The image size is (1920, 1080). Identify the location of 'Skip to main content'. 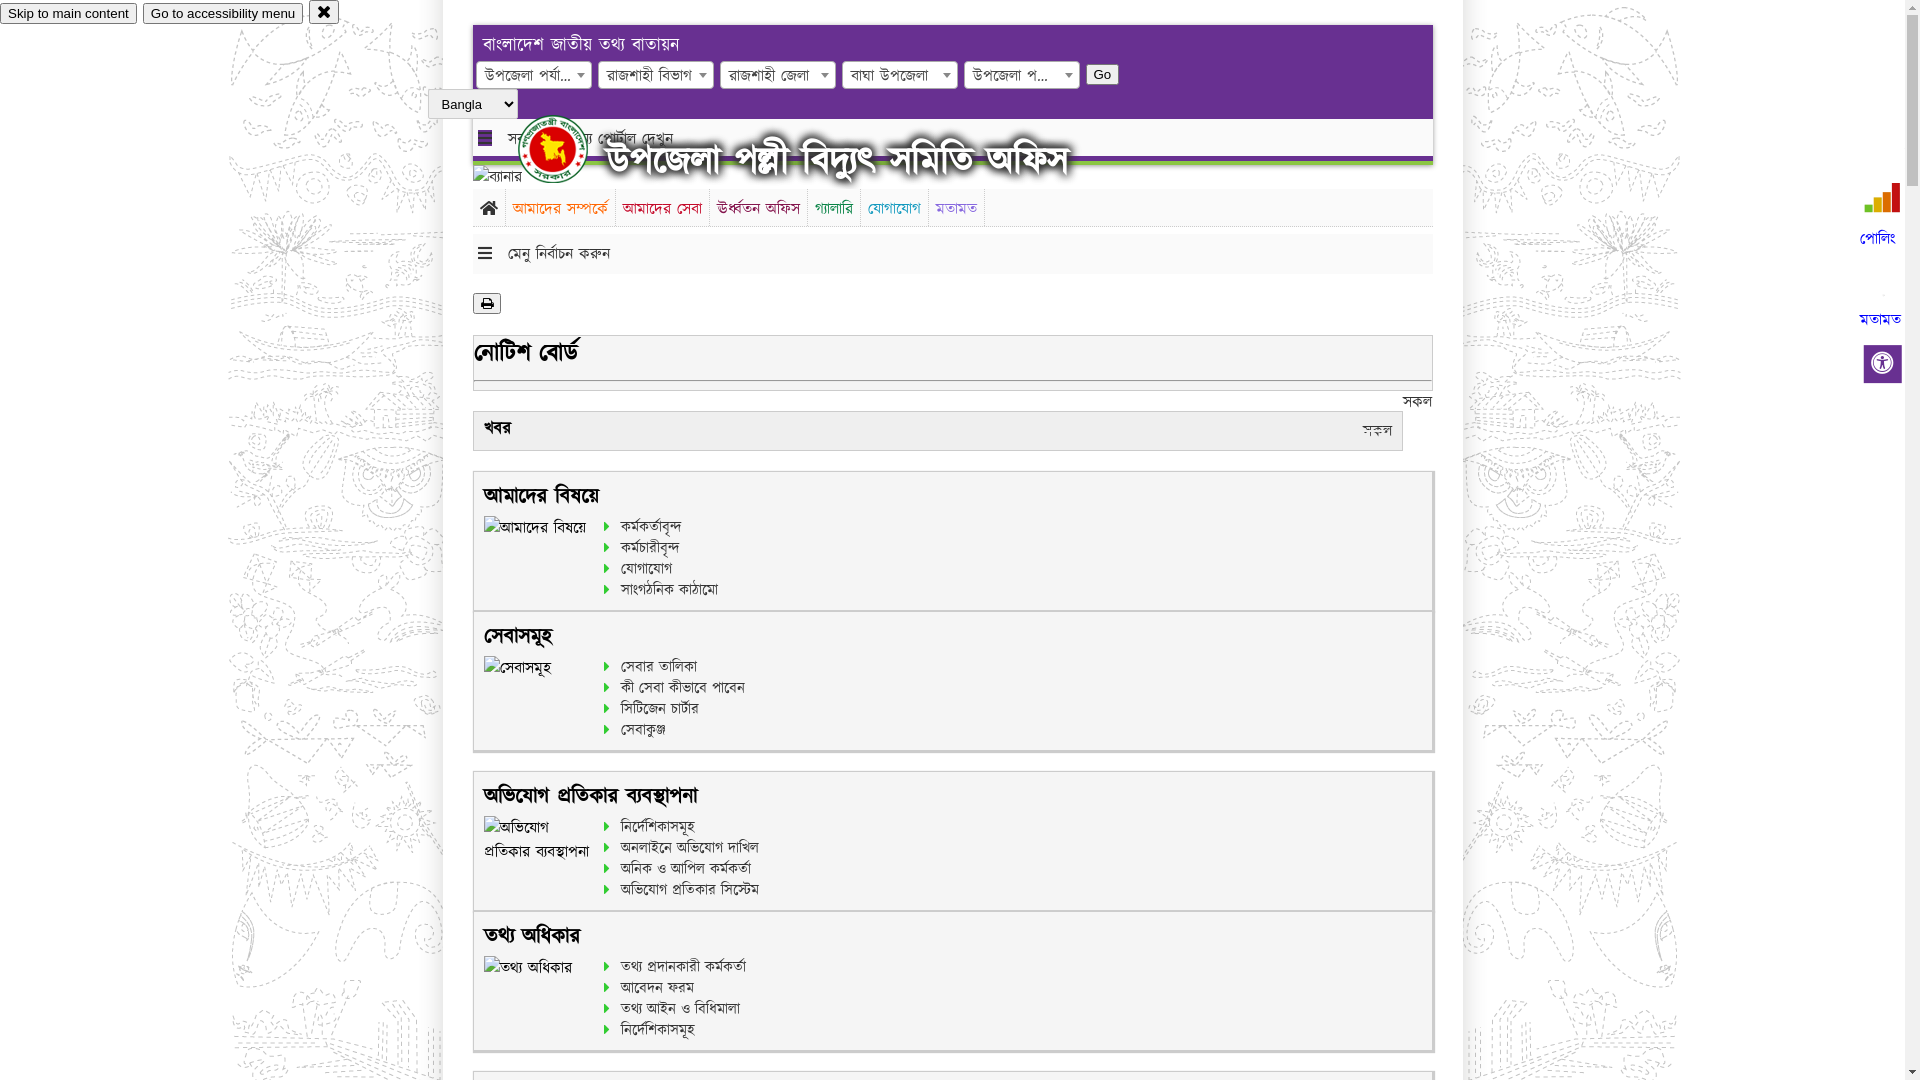
(68, 13).